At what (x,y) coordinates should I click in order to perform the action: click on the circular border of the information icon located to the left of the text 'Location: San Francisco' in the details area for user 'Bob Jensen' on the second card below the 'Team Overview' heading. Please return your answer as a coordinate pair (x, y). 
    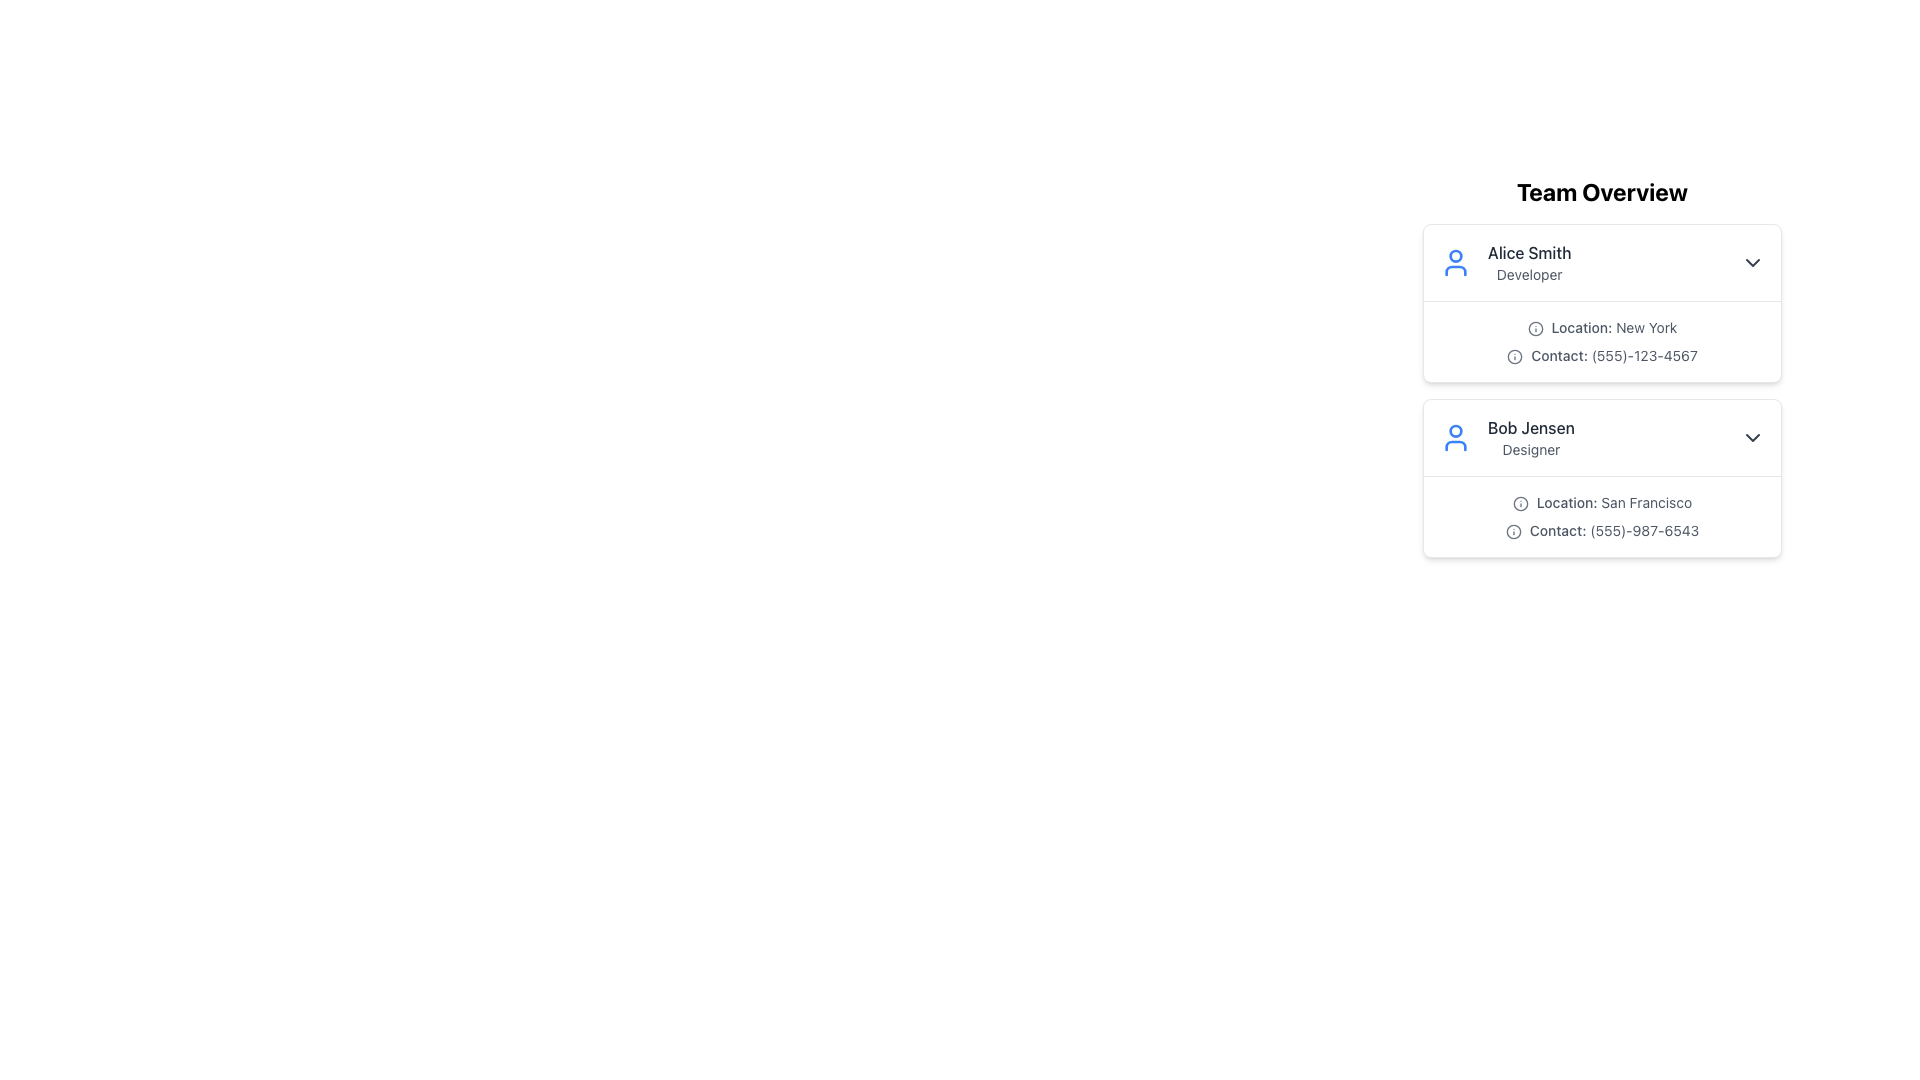
    Looking at the image, I should click on (1520, 503).